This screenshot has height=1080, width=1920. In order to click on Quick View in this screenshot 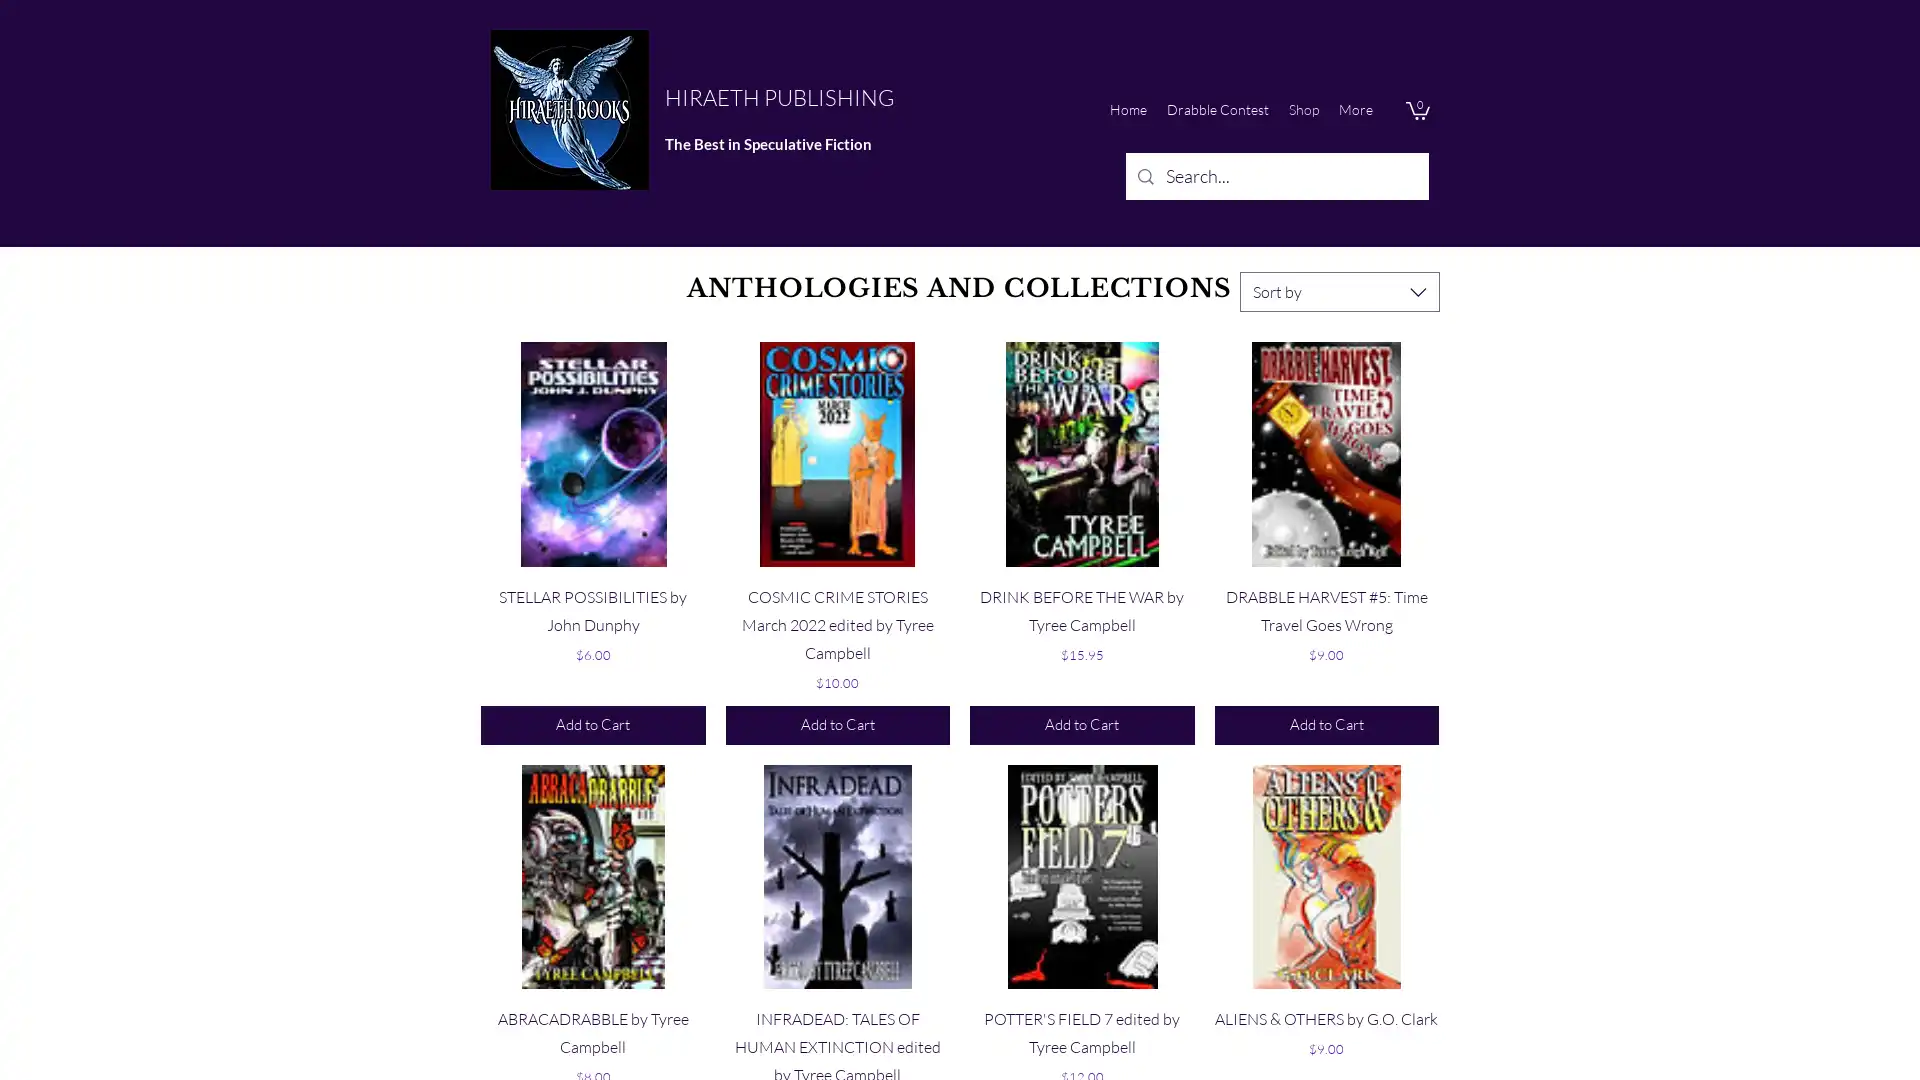, I will do `click(1080, 1014)`.